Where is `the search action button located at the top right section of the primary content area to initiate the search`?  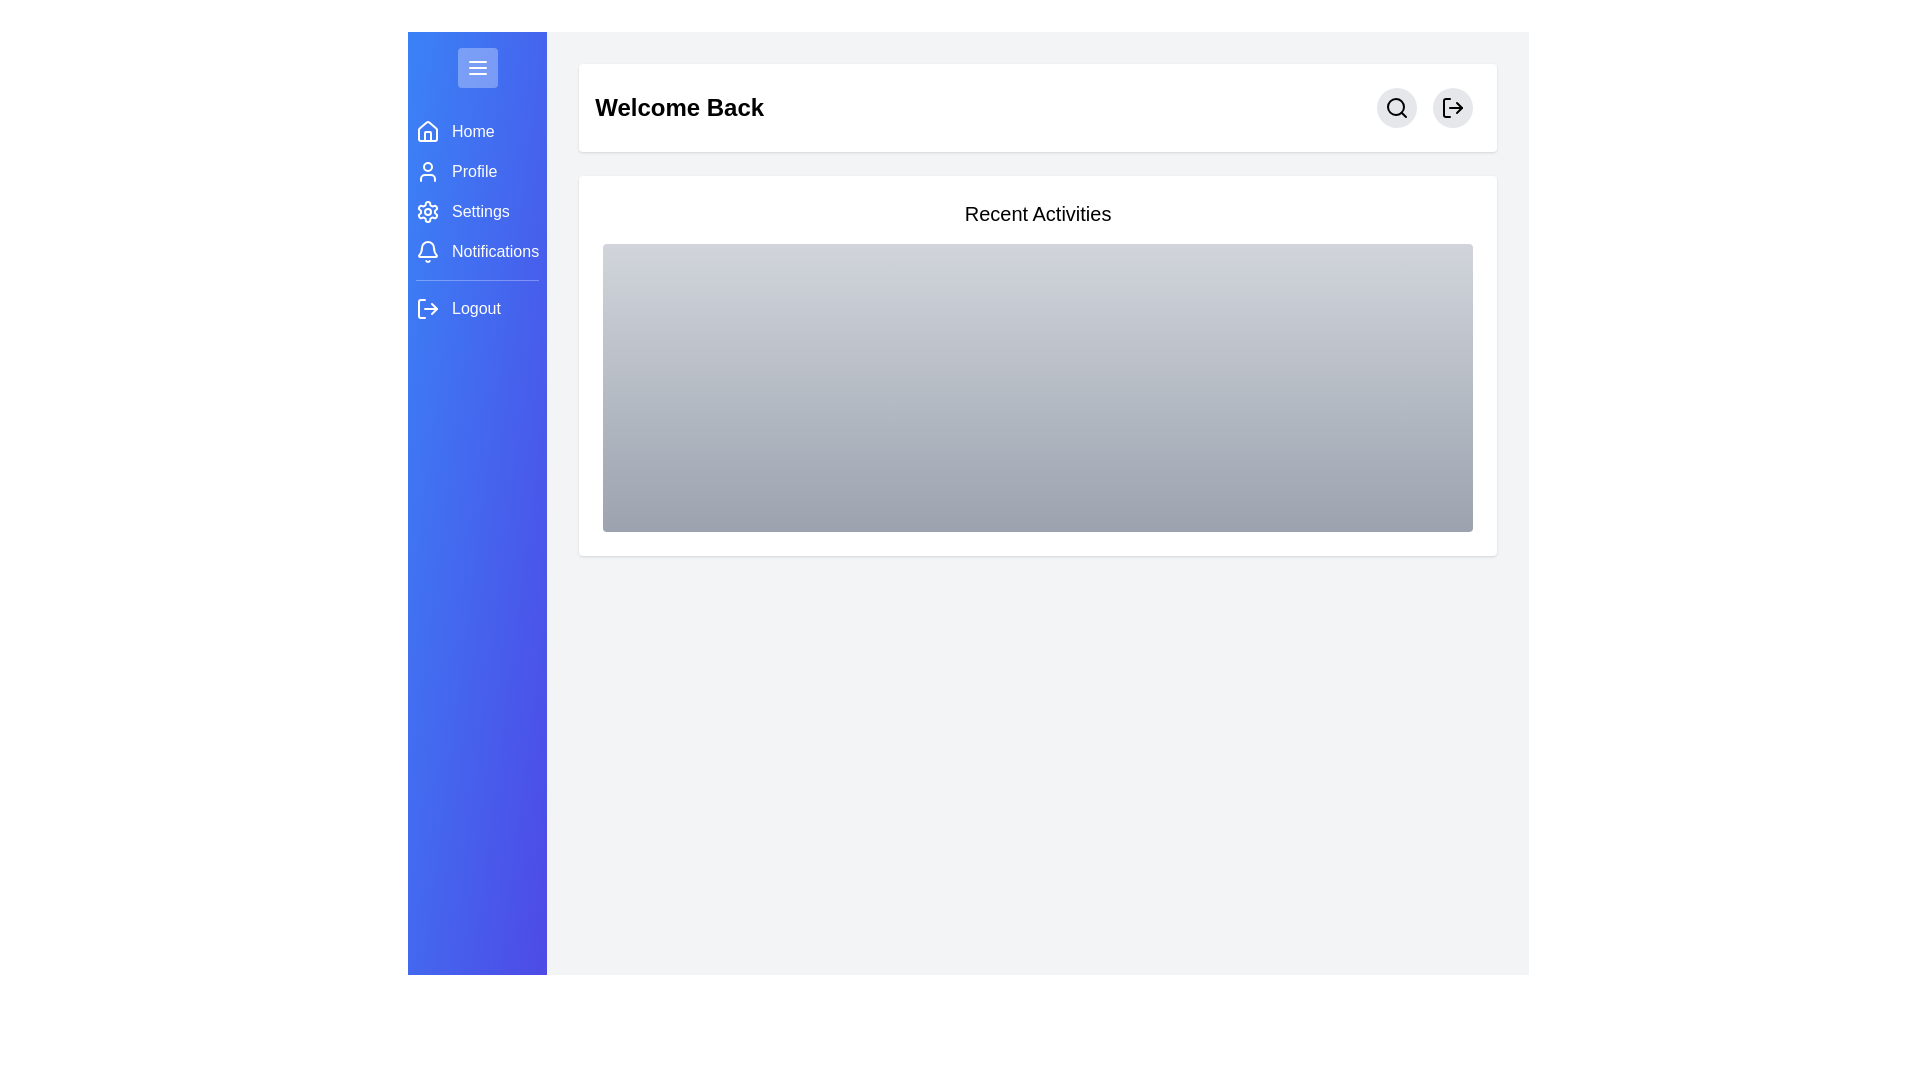
the search action button located at the top right section of the primary content area to initiate the search is located at coordinates (1395, 108).